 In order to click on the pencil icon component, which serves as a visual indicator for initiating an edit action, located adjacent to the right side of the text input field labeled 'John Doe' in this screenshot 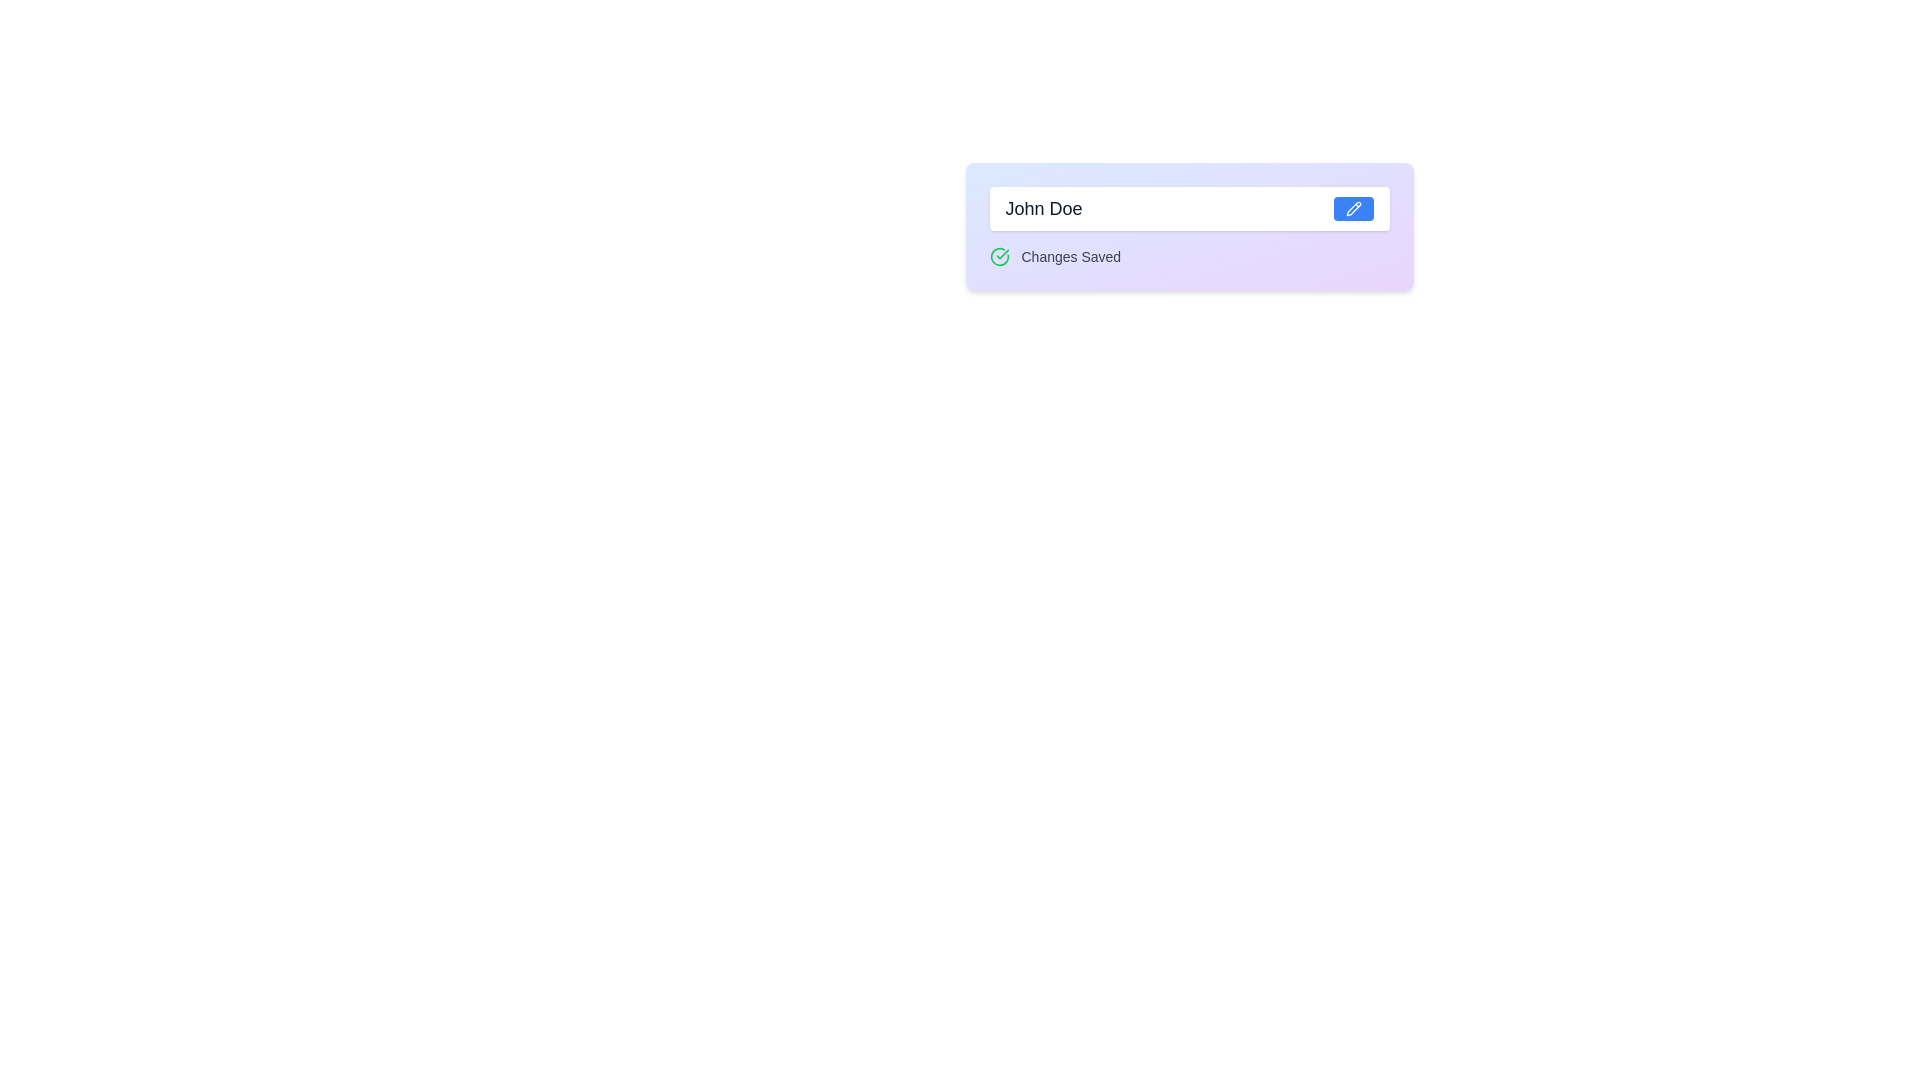, I will do `click(1353, 208)`.